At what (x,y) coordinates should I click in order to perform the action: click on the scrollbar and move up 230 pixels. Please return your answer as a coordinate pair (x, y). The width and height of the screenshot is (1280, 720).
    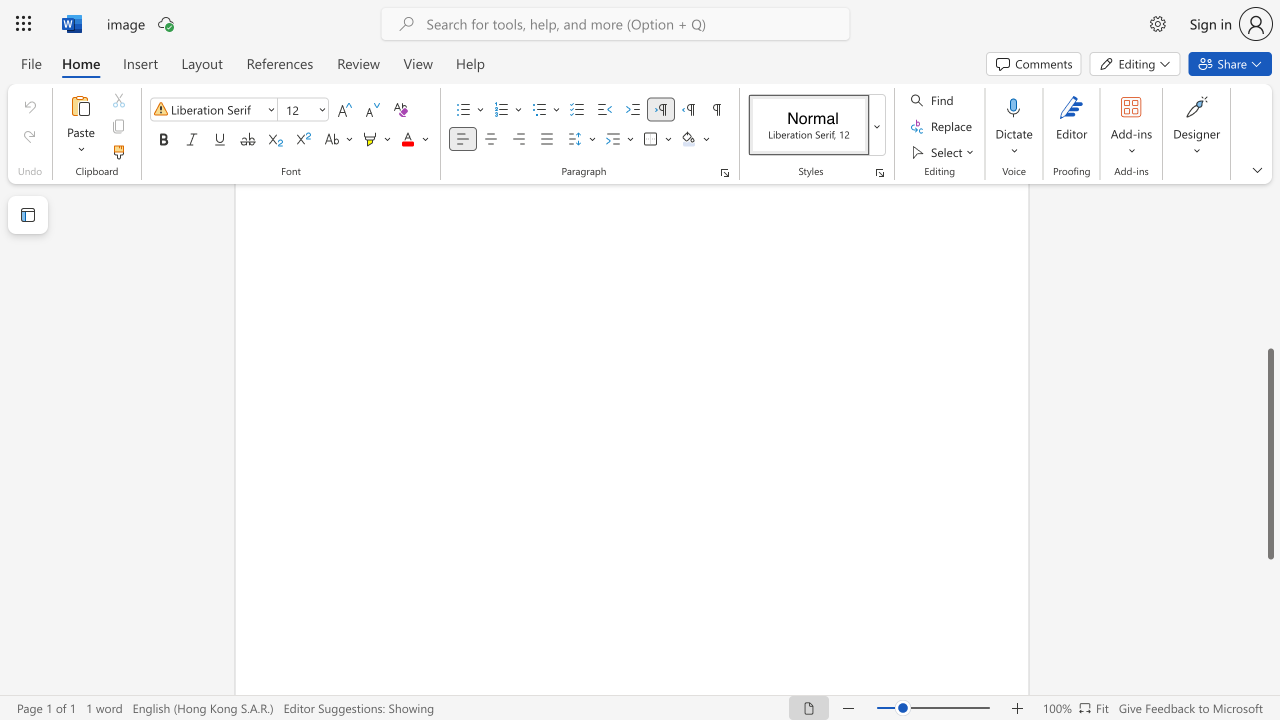
    Looking at the image, I should click on (1269, 454).